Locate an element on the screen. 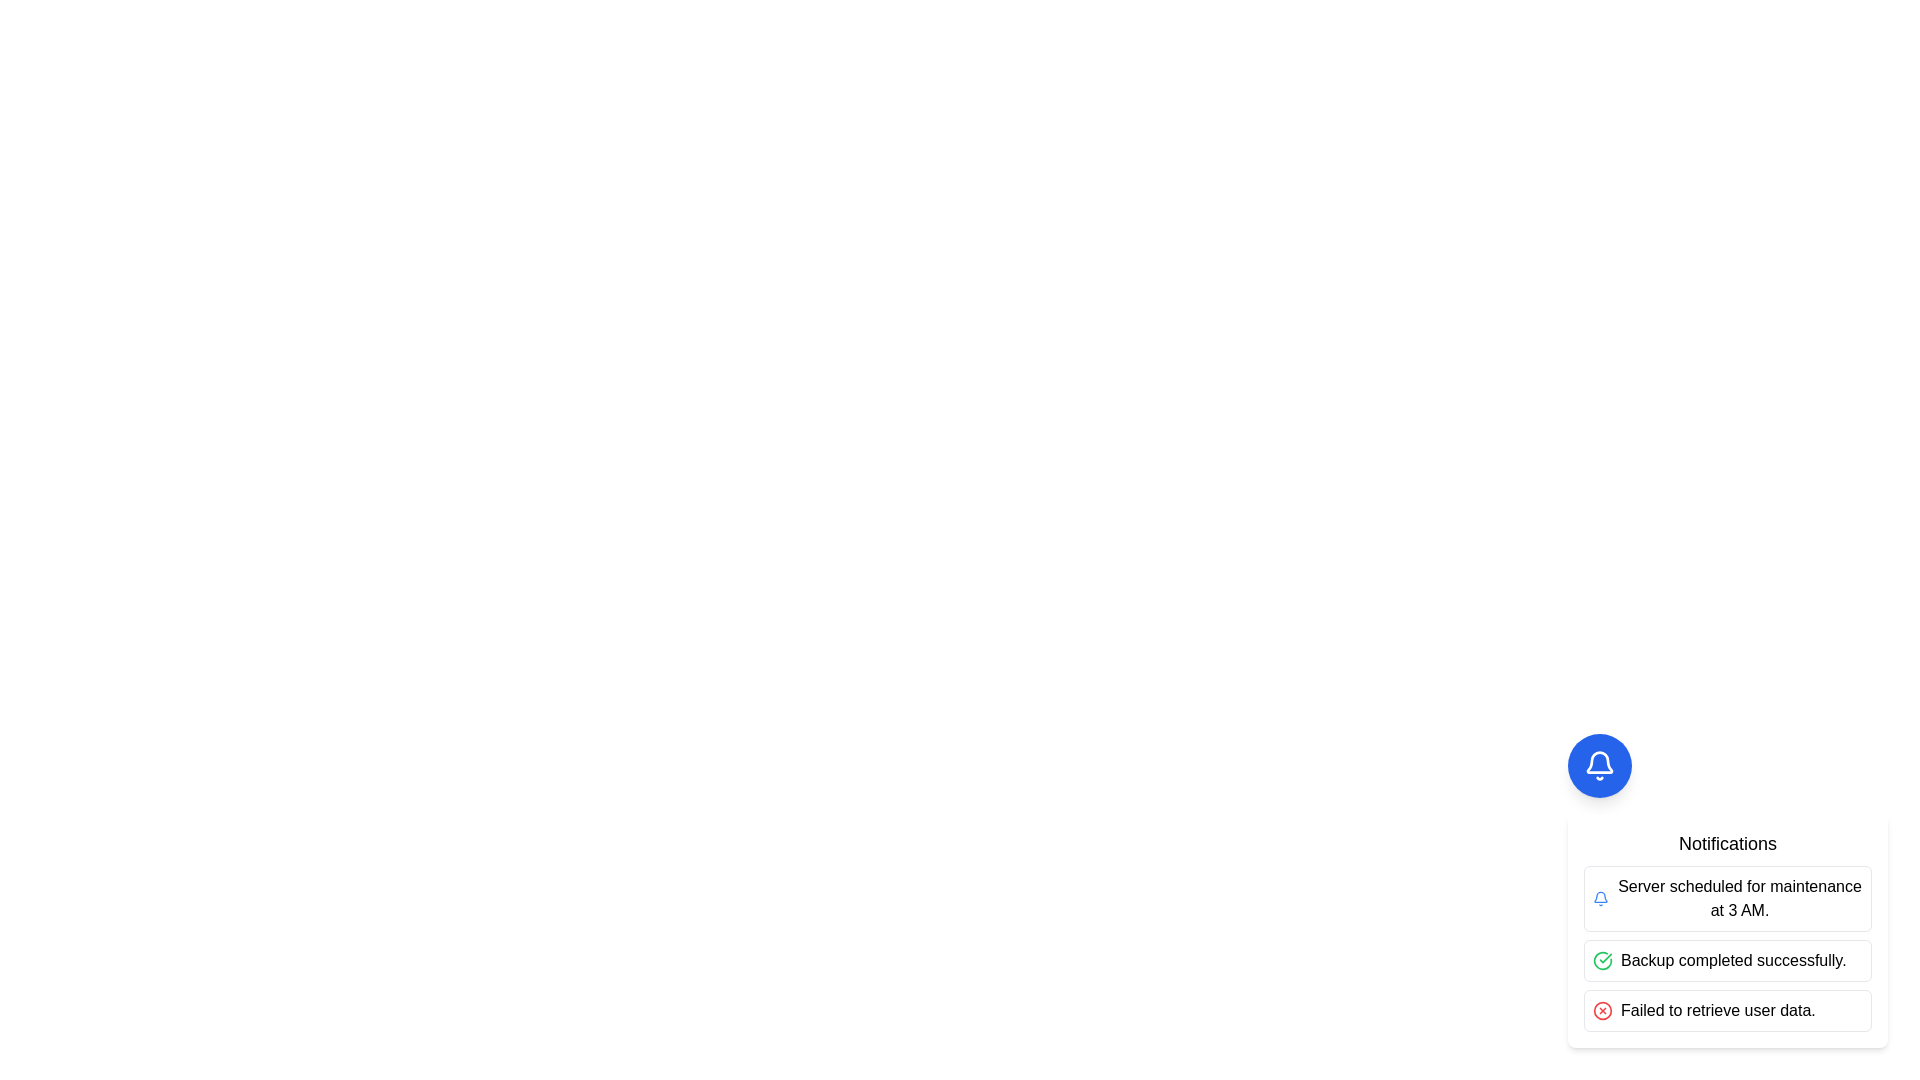 This screenshot has width=1920, height=1080. notifications displayed in the main notification panel located at the bottom right corner of the interface is located at coordinates (1727, 890).